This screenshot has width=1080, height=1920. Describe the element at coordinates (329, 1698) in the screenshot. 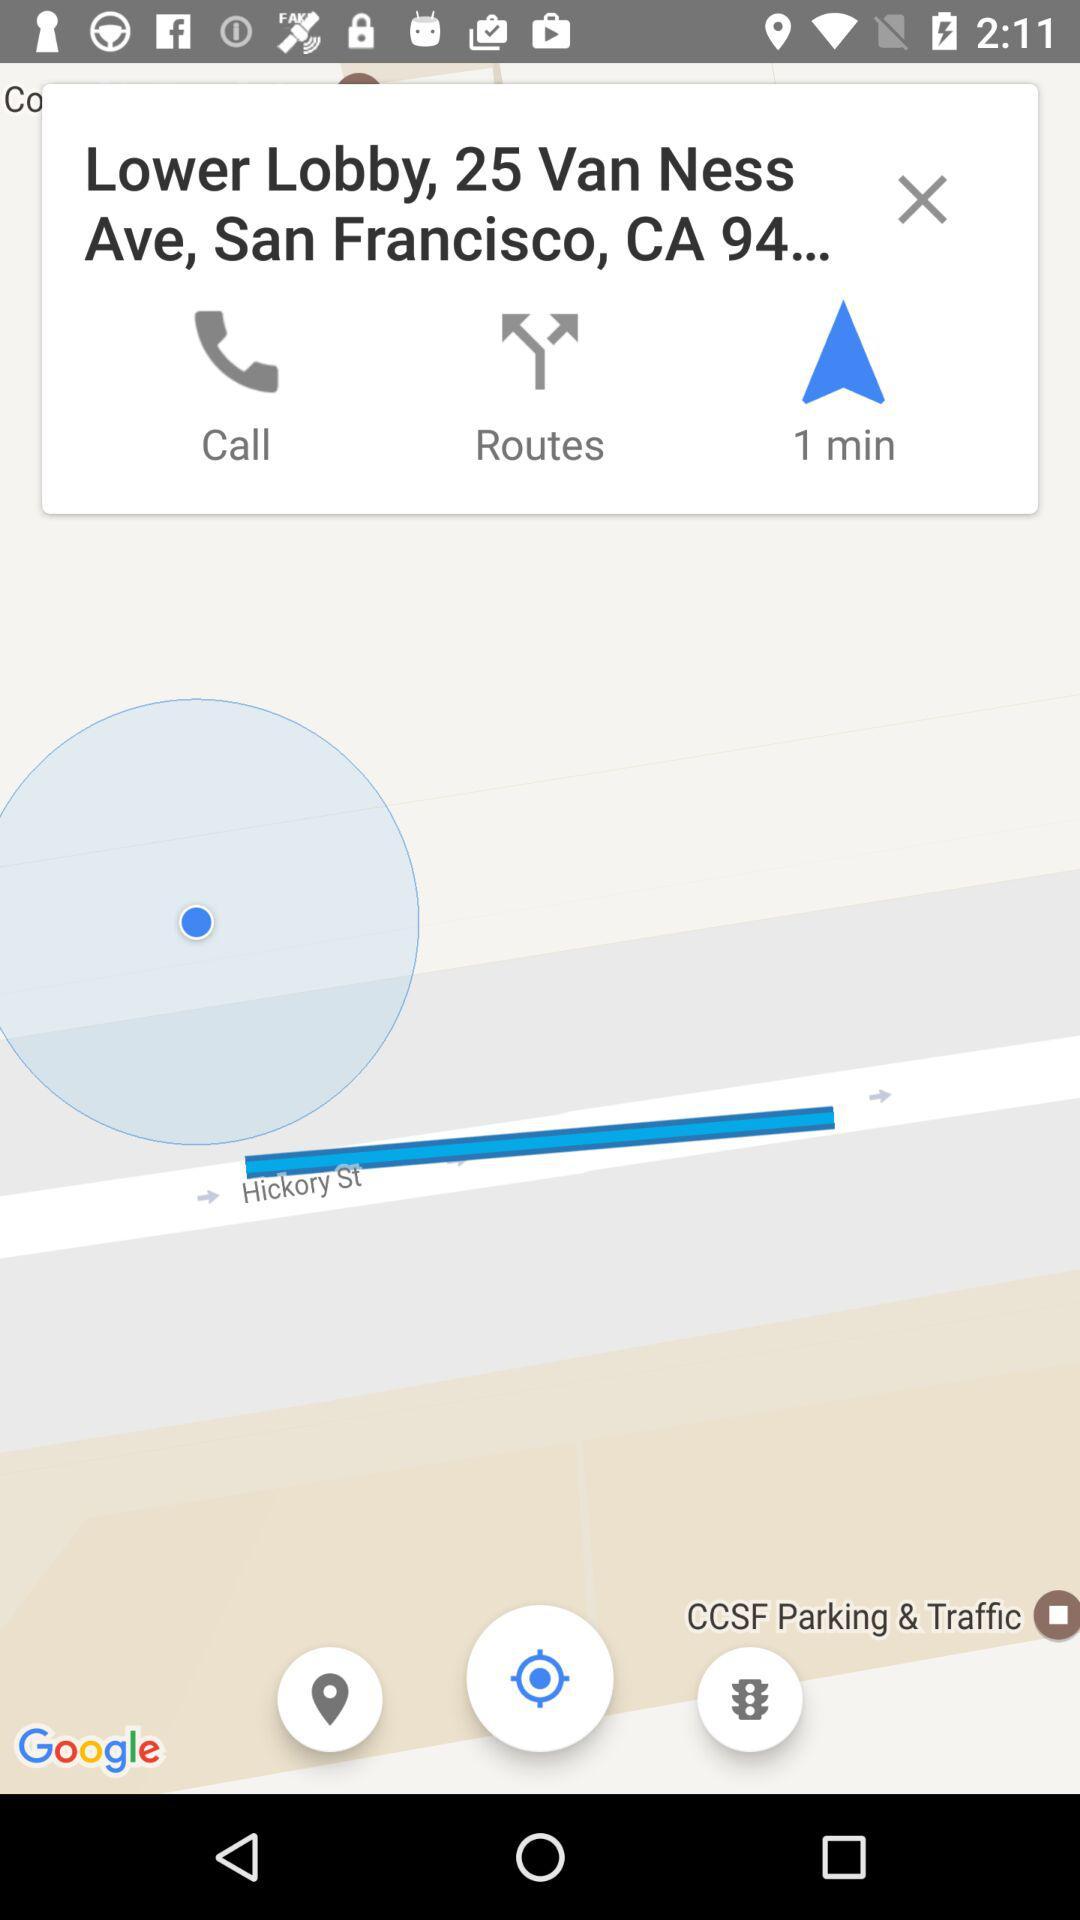

I see `the location icon` at that location.